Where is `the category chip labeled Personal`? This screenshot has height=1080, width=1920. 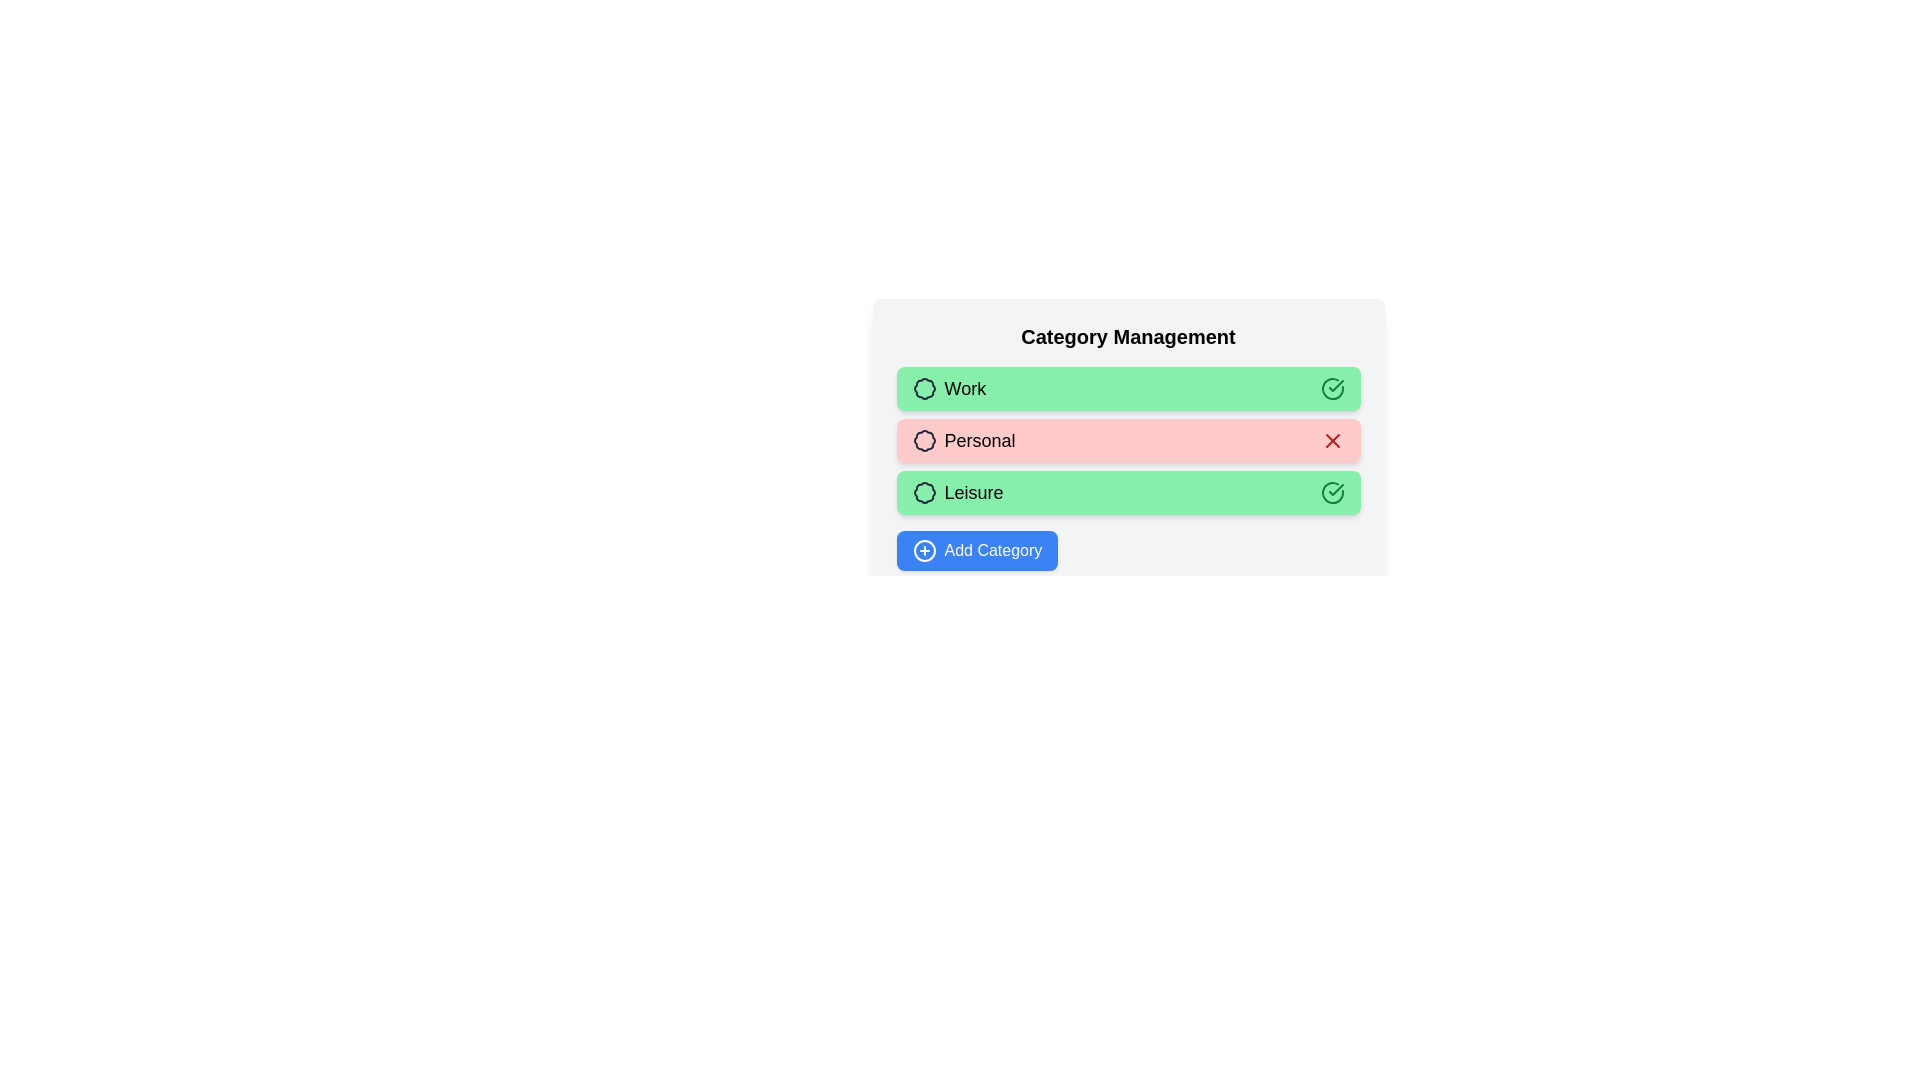
the category chip labeled Personal is located at coordinates (1128, 439).